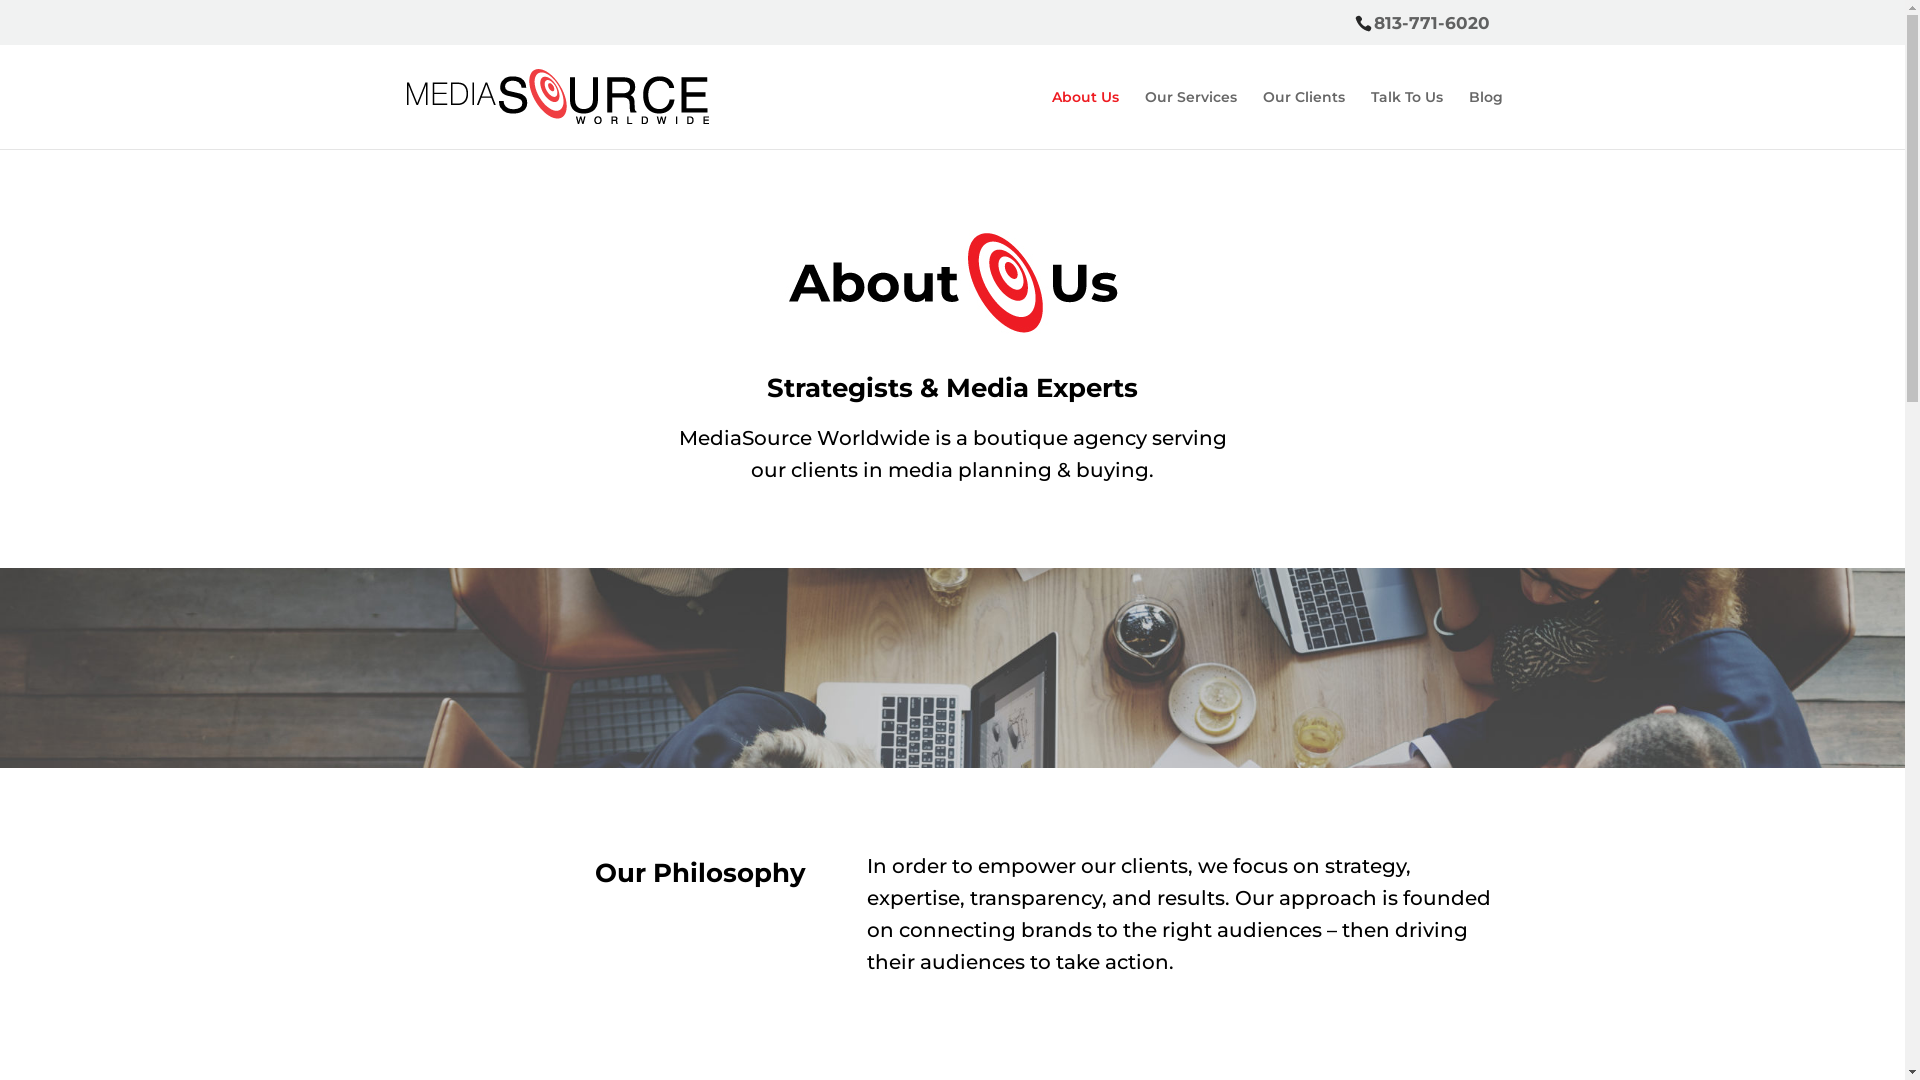 Image resolution: width=1920 pixels, height=1080 pixels. What do you see at coordinates (1430, 23) in the screenshot?
I see `'813-771-6020'` at bounding box center [1430, 23].